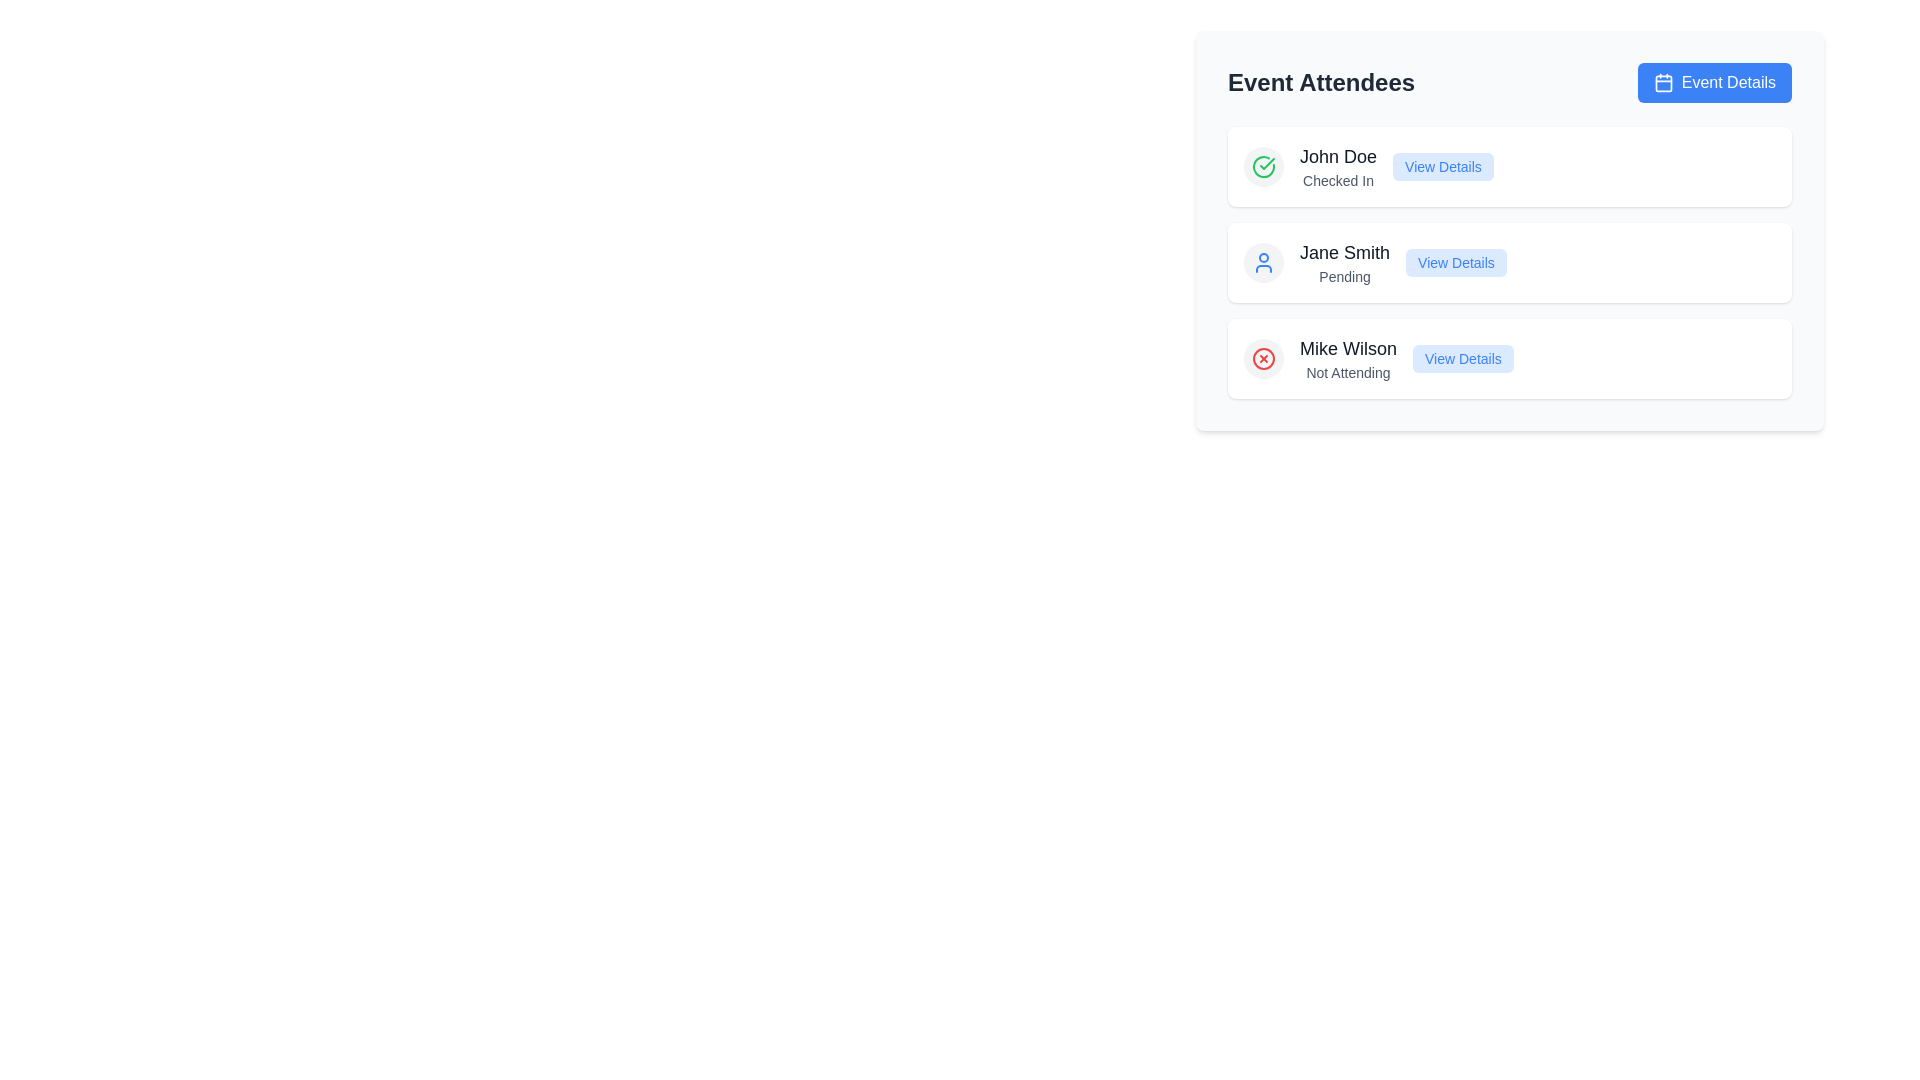 Image resolution: width=1920 pixels, height=1080 pixels. I want to click on the text label reading 'Checked In', which is located below 'John Doe' and to the right of the green check icon in the attendee status list, so click(1338, 181).